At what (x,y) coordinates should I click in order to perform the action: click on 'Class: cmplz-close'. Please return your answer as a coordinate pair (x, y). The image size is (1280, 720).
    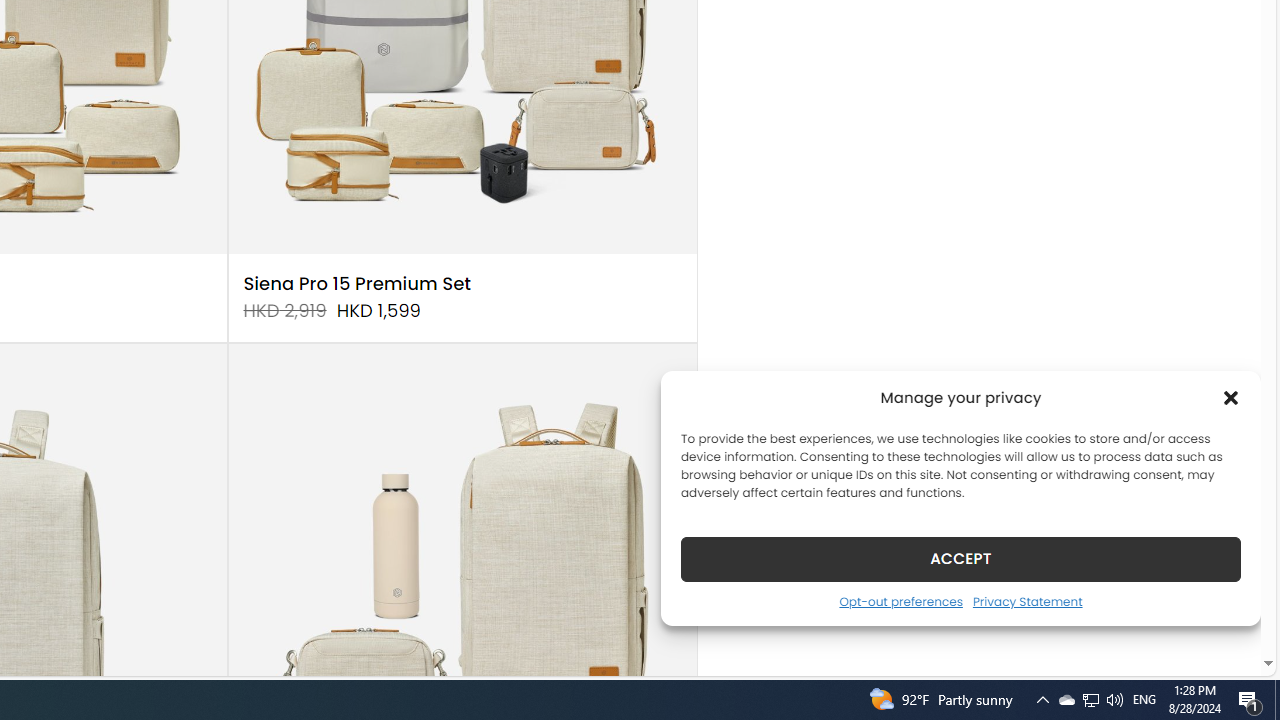
    Looking at the image, I should click on (1230, 397).